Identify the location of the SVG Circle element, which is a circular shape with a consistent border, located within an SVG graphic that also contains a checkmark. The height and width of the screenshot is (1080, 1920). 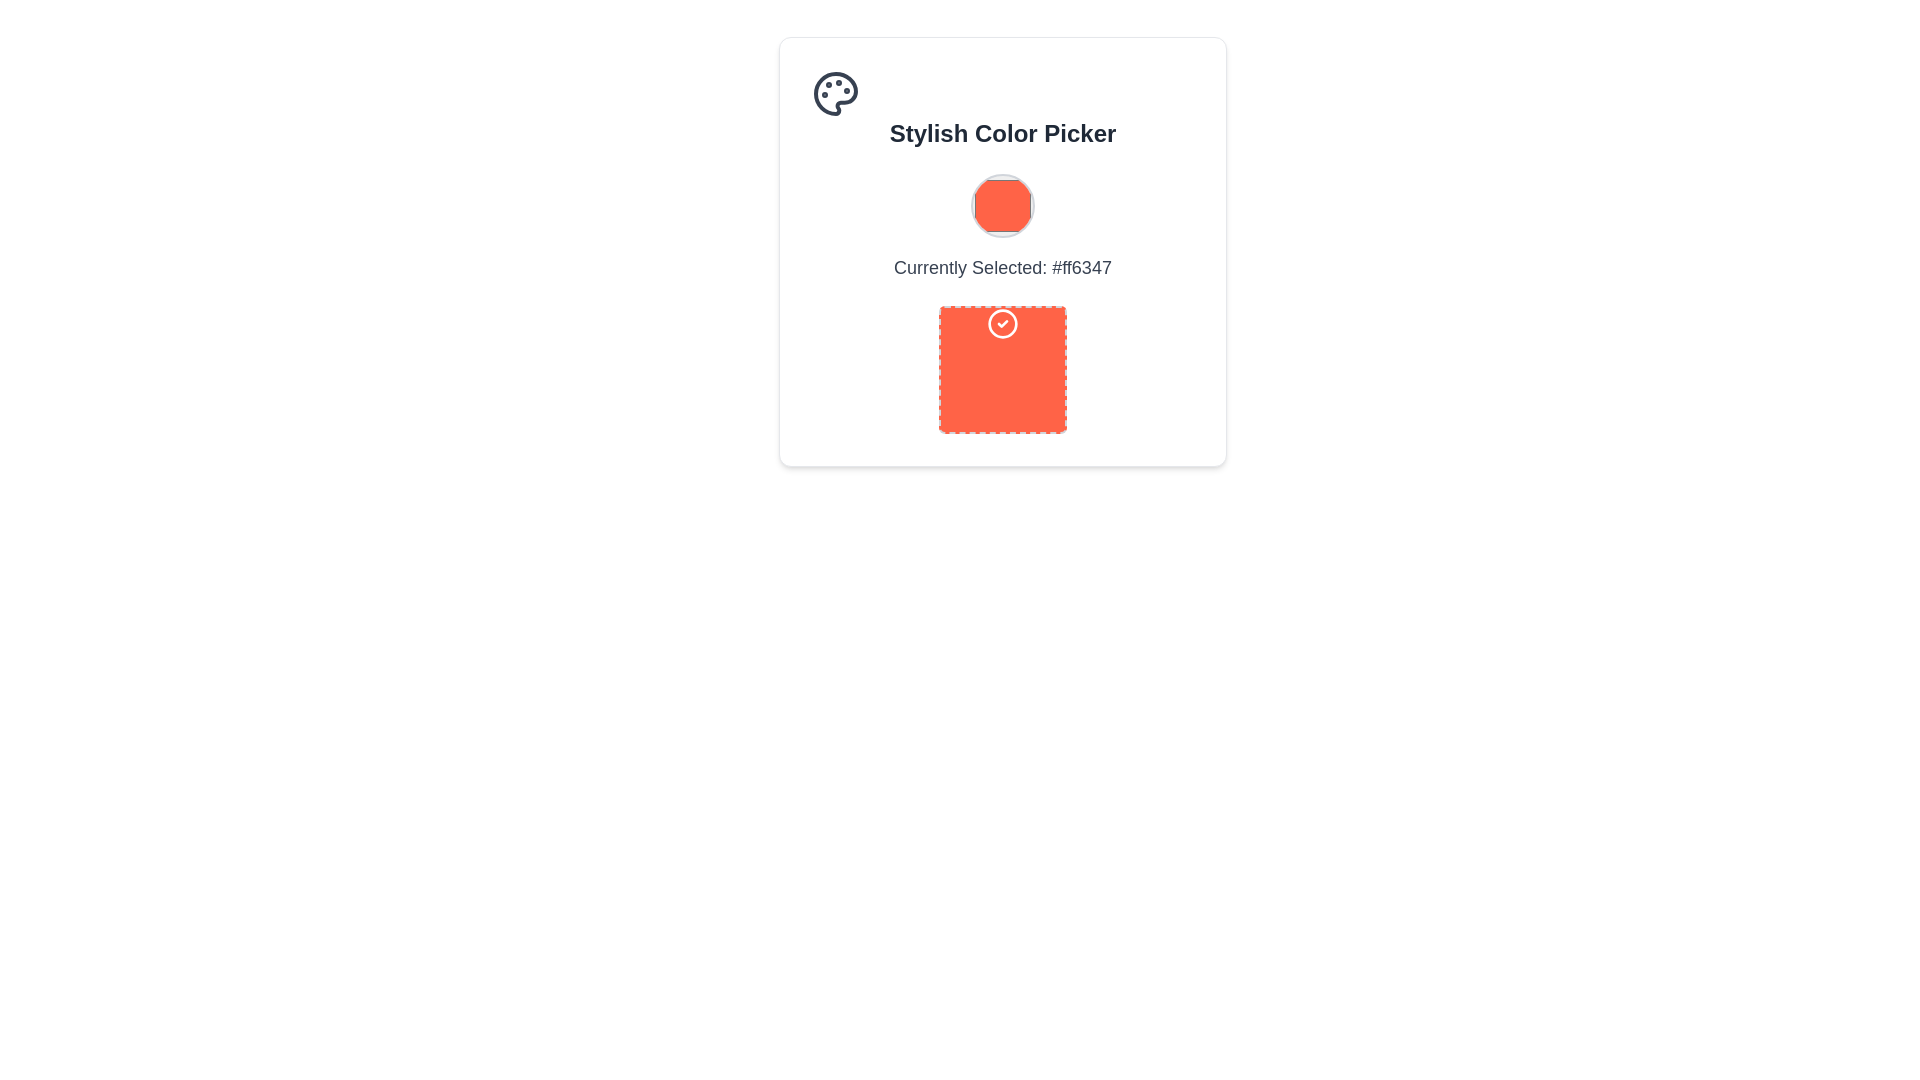
(1003, 323).